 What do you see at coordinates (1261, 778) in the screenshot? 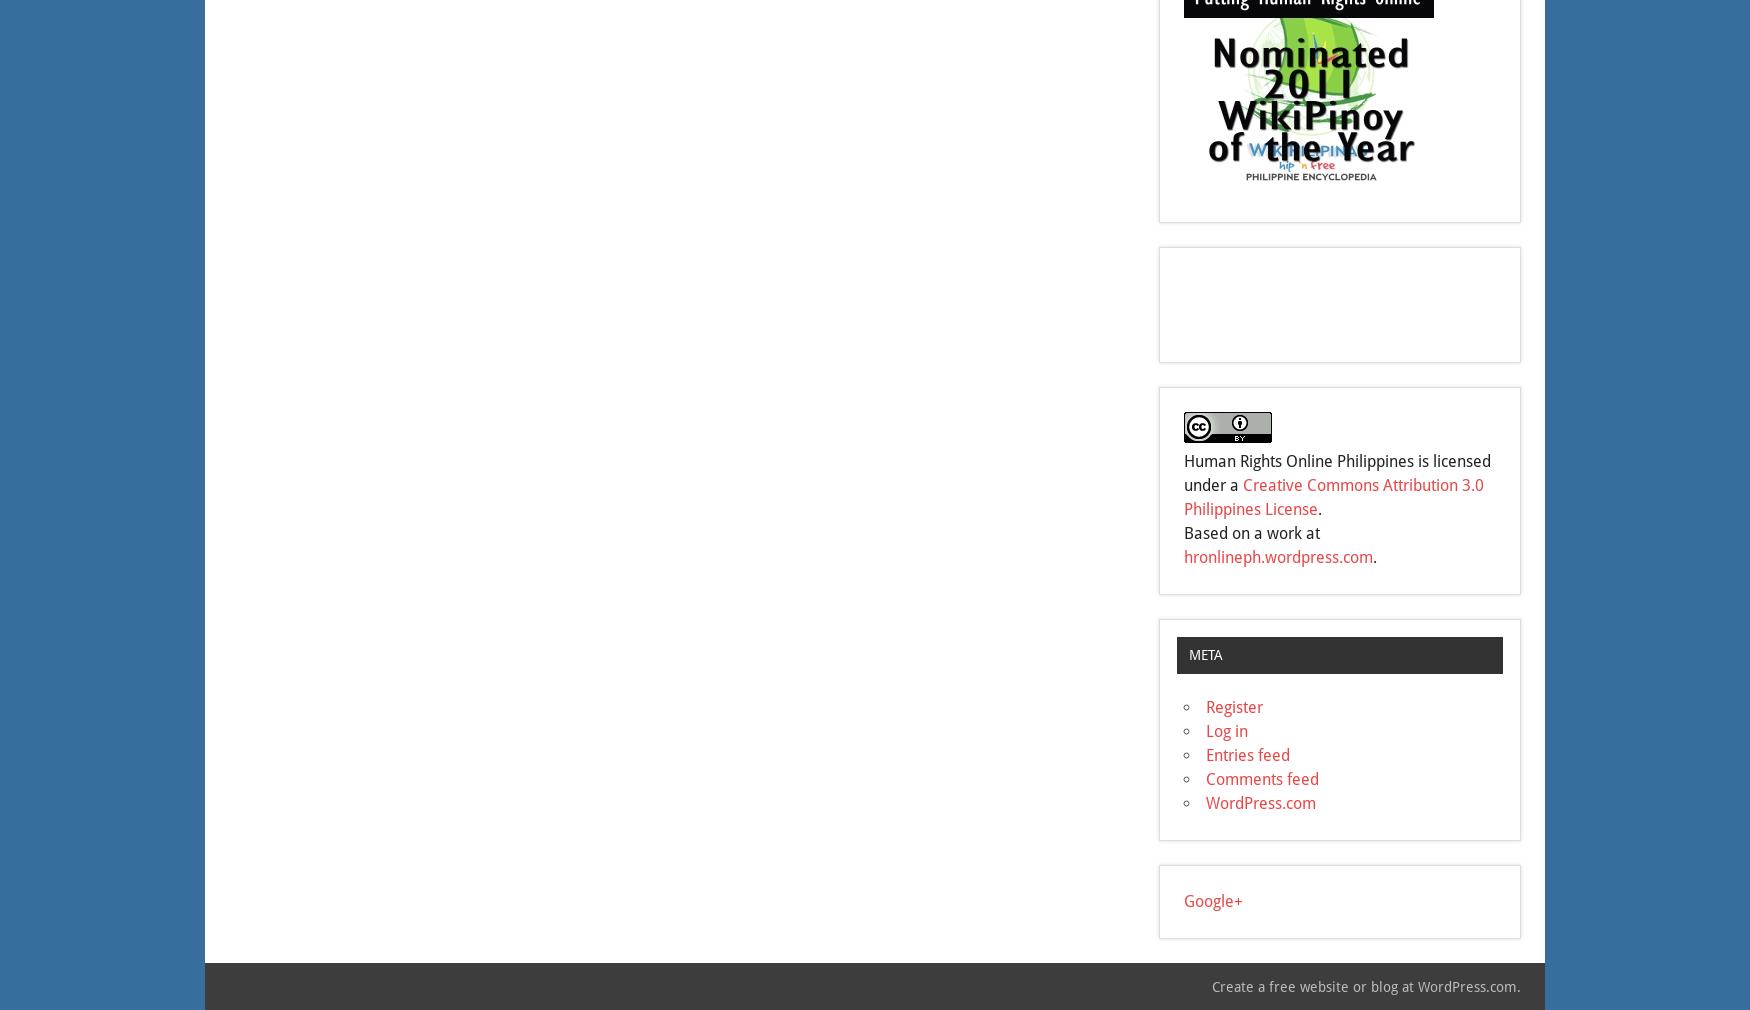
I see `'Comments feed'` at bounding box center [1261, 778].